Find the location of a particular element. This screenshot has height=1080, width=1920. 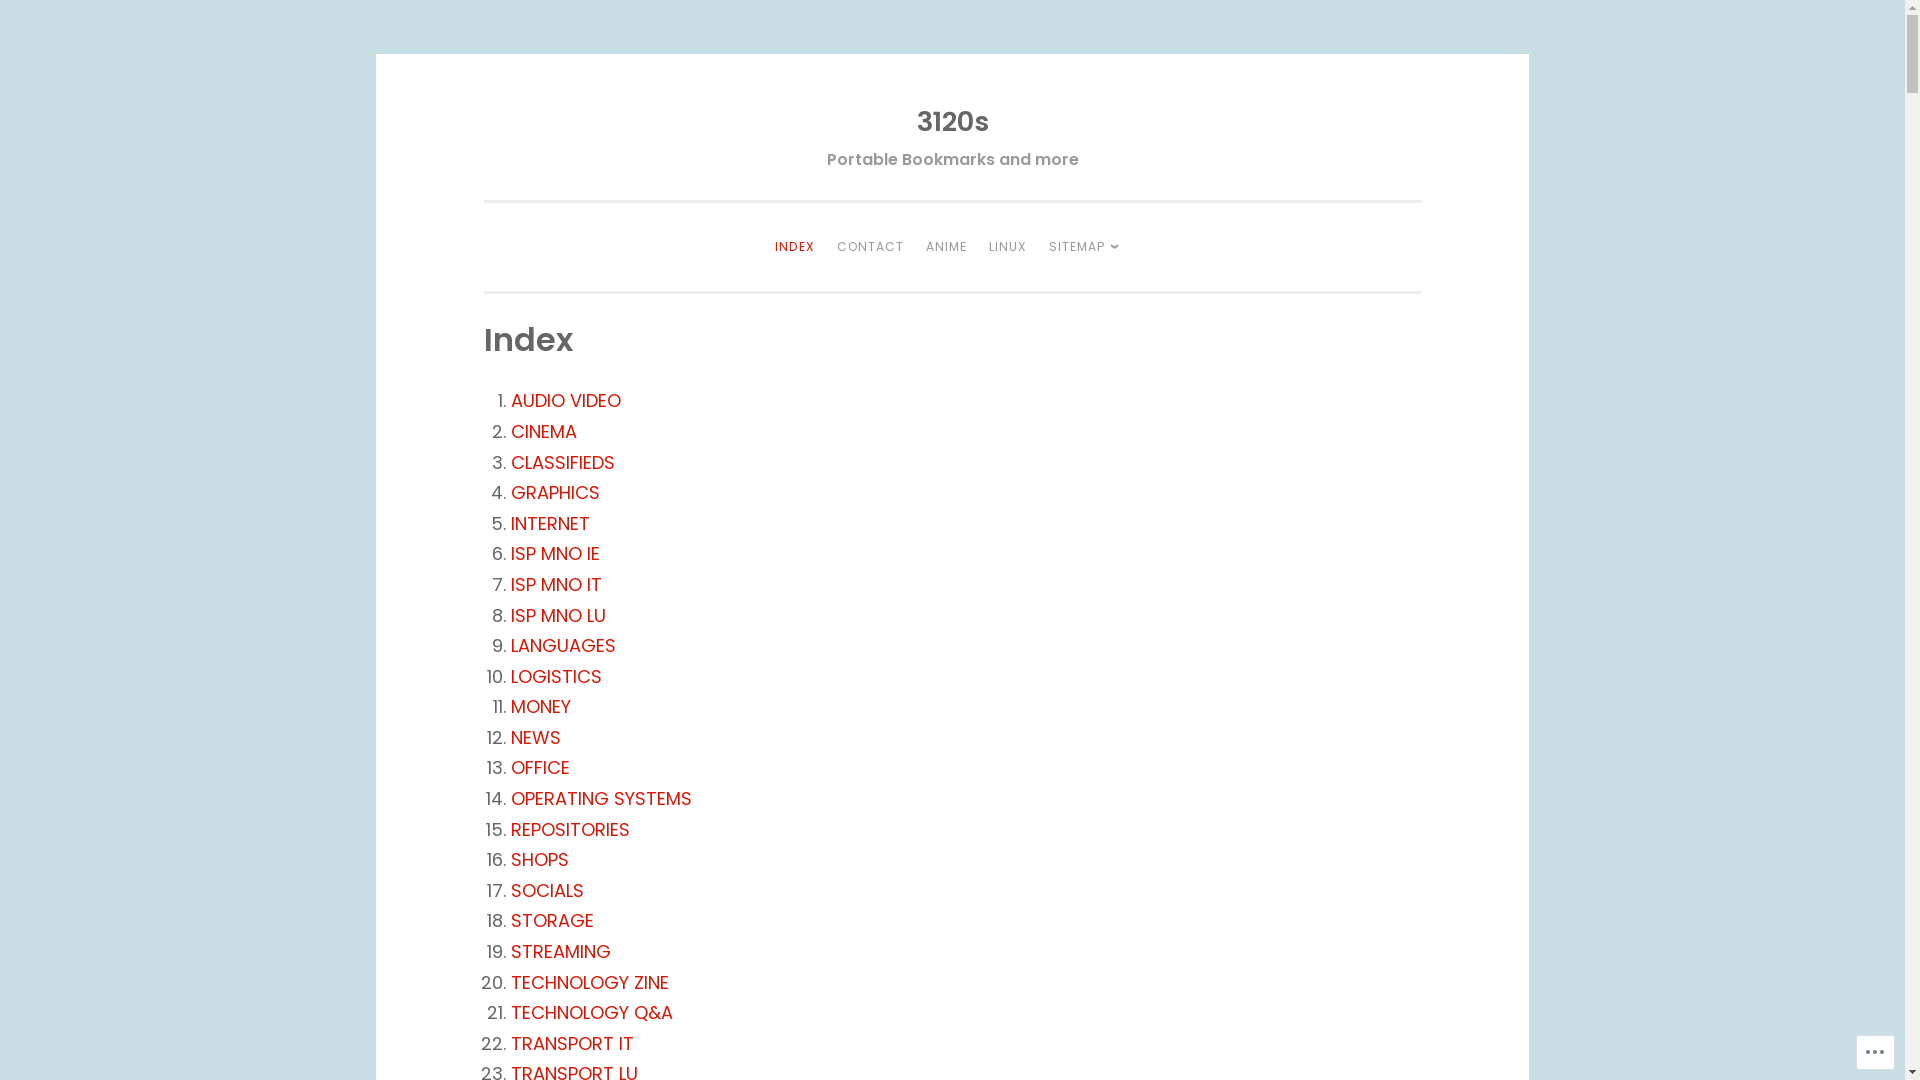

'ANIME' is located at coordinates (945, 245).